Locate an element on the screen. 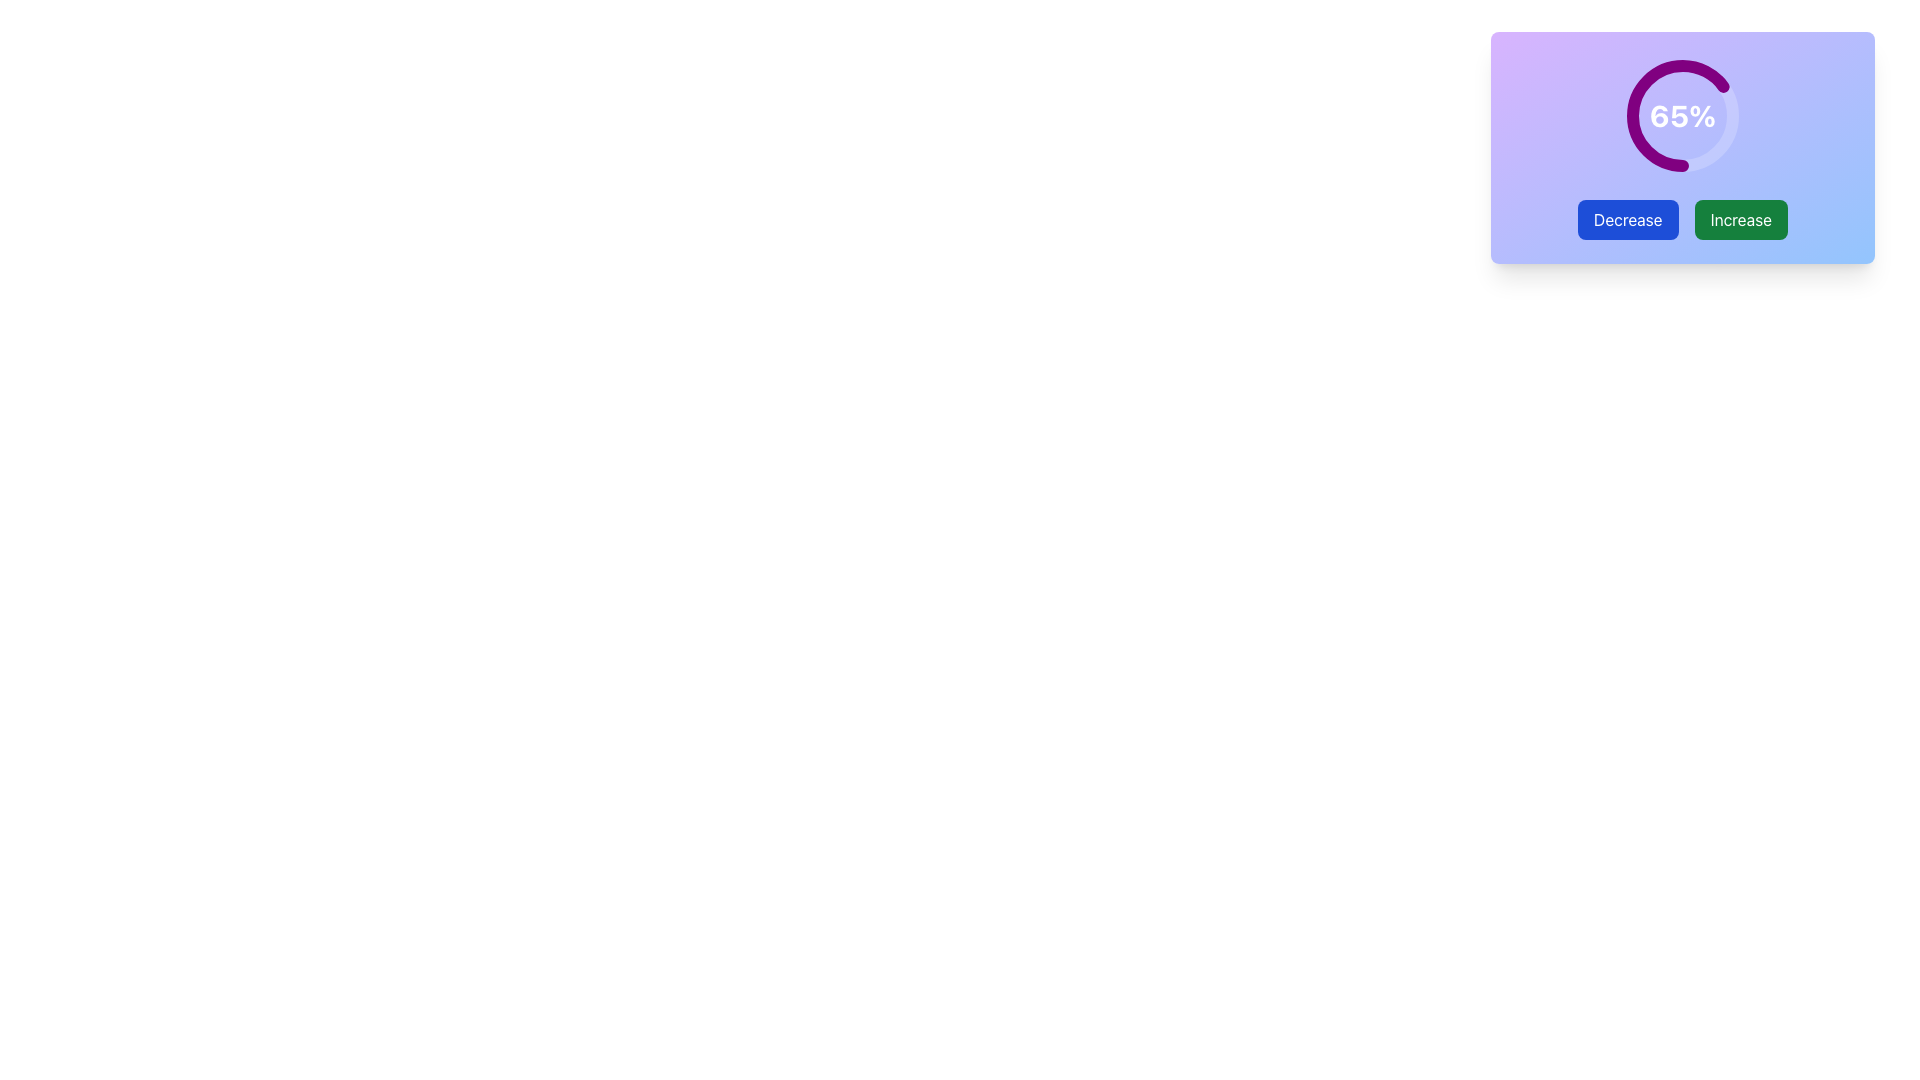 The image size is (1920, 1080). the button located to the left of the green 'Increase' button, which decreases the value shown by the circular progress bar is located at coordinates (1628, 219).